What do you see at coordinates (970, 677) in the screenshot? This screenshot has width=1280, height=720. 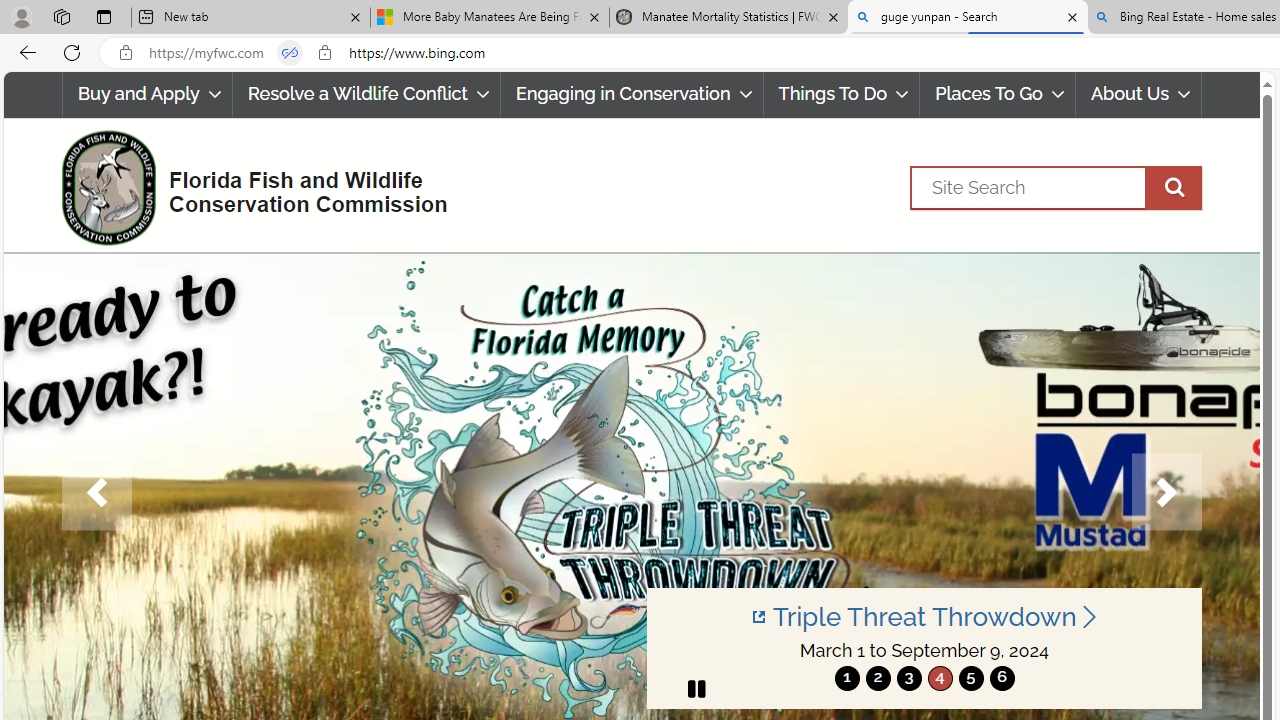 I see `'5'` at bounding box center [970, 677].